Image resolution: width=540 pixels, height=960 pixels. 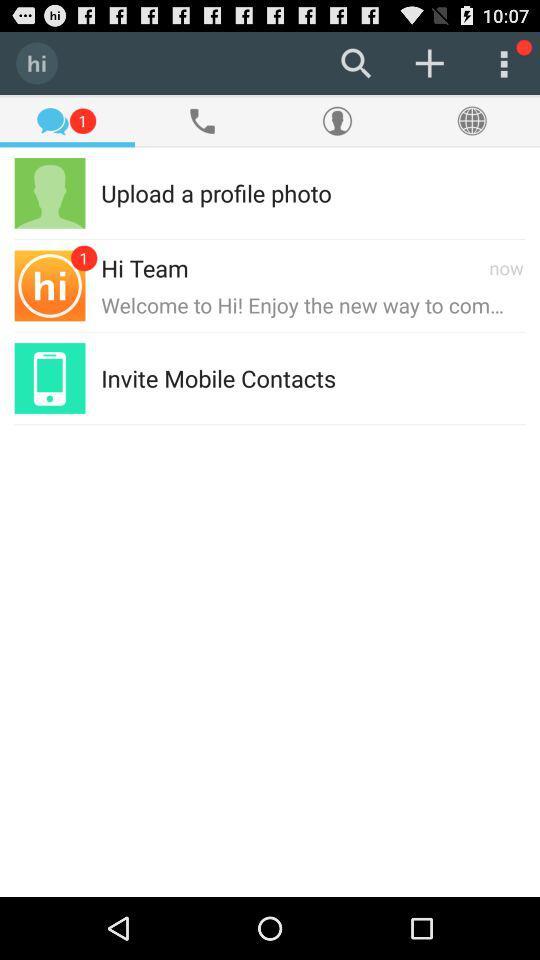 What do you see at coordinates (217, 377) in the screenshot?
I see `invite mobile contacts app` at bounding box center [217, 377].